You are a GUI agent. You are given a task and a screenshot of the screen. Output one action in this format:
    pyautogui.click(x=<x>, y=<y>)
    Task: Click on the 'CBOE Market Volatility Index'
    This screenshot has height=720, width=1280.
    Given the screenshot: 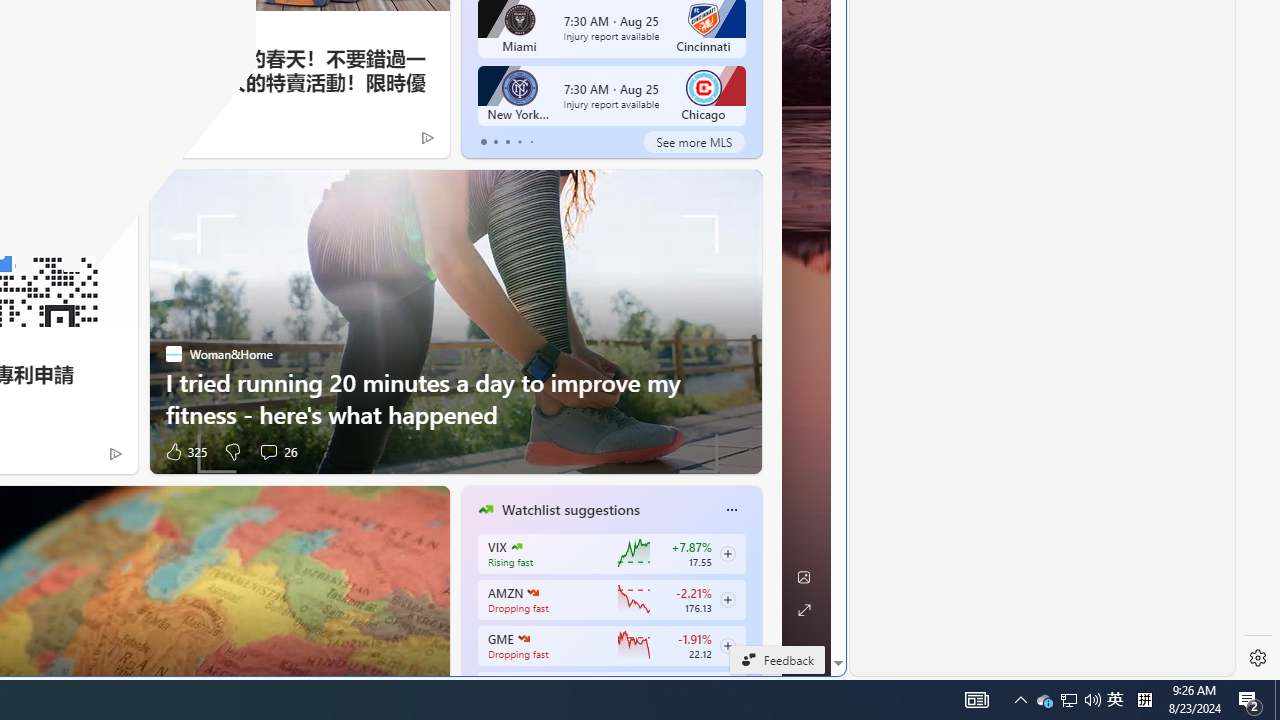 What is the action you would take?
    pyautogui.click(x=516, y=546)
    